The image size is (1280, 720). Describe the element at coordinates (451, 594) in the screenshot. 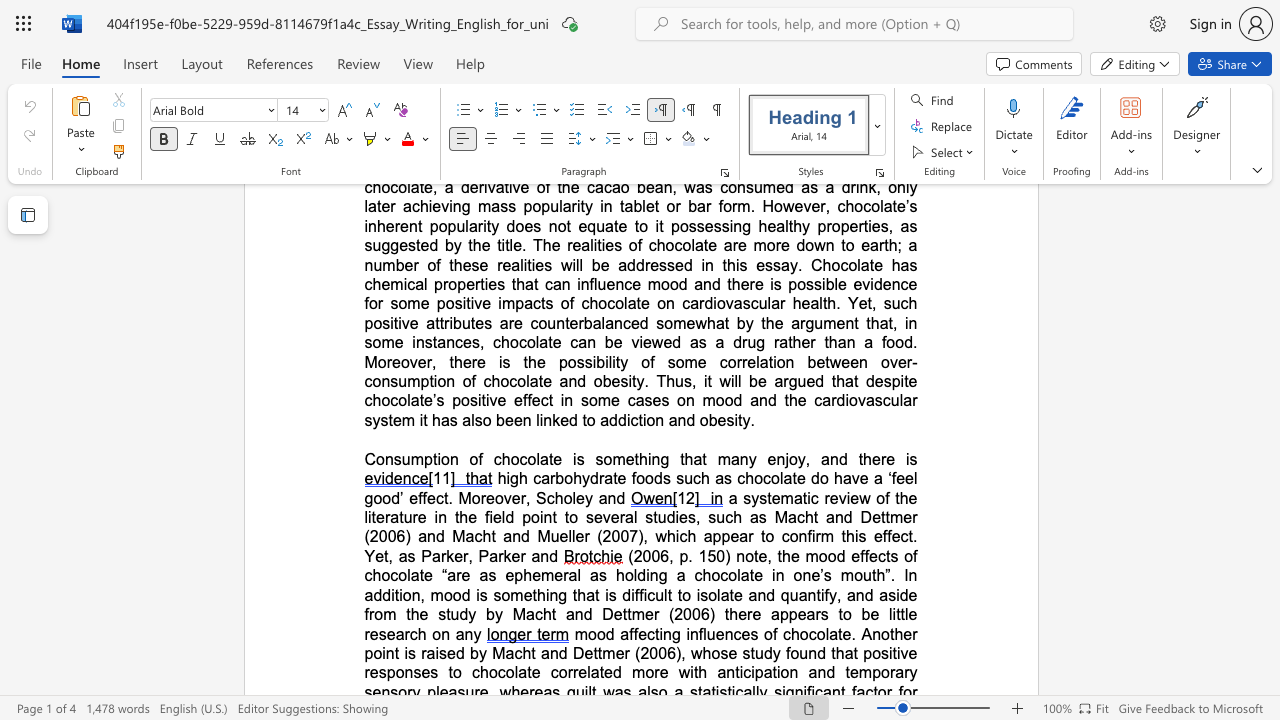

I see `the subset text "od is something that is difficult to isolate and quantify, and aside from the study by Macht and Dett" within the text "h”. In addition, mood is something that is difficult to isolate and quantify, and aside from the study by Macht and Dettmer (2006) there appears to be little research on any"` at that location.